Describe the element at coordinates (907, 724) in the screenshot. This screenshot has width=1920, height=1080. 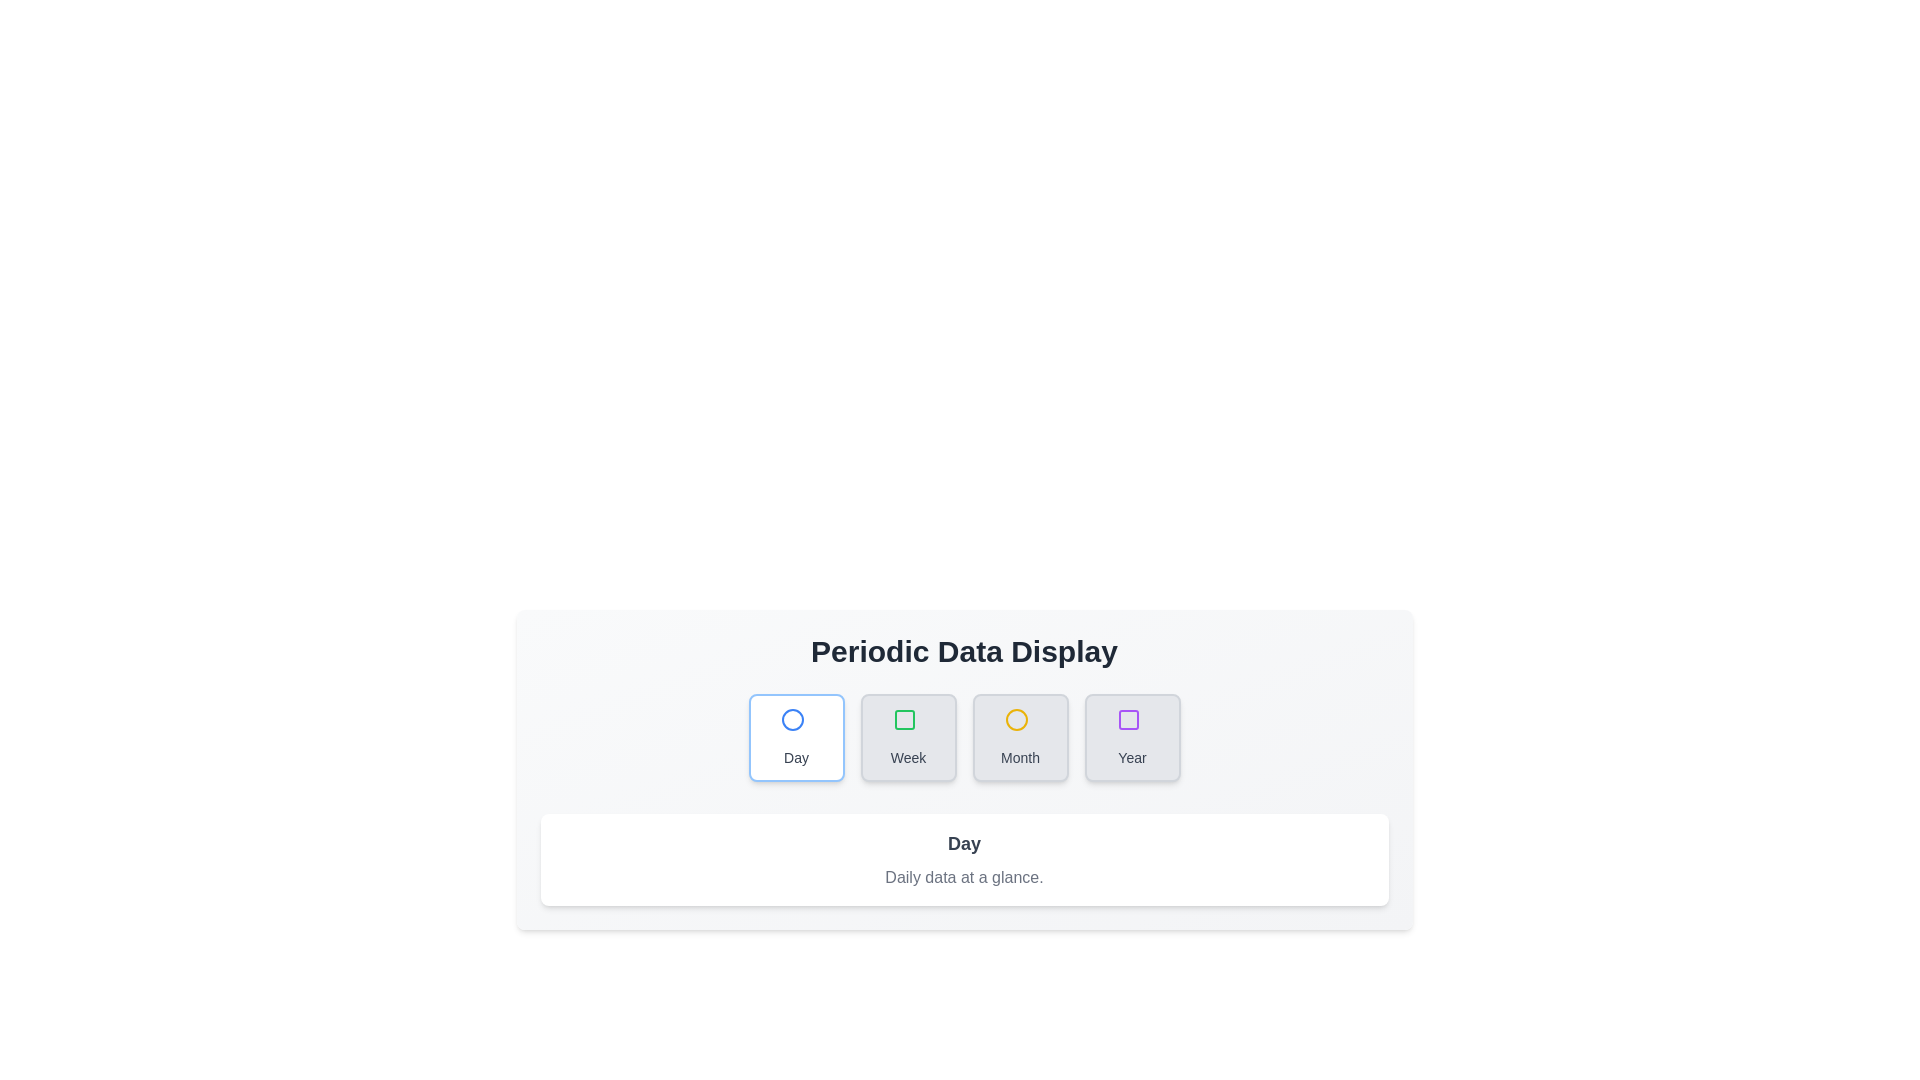
I see `the green-outlined square icon located at the center-top of the 'Week' button, which is the second button in a horizontal sequence of four buttons` at that location.